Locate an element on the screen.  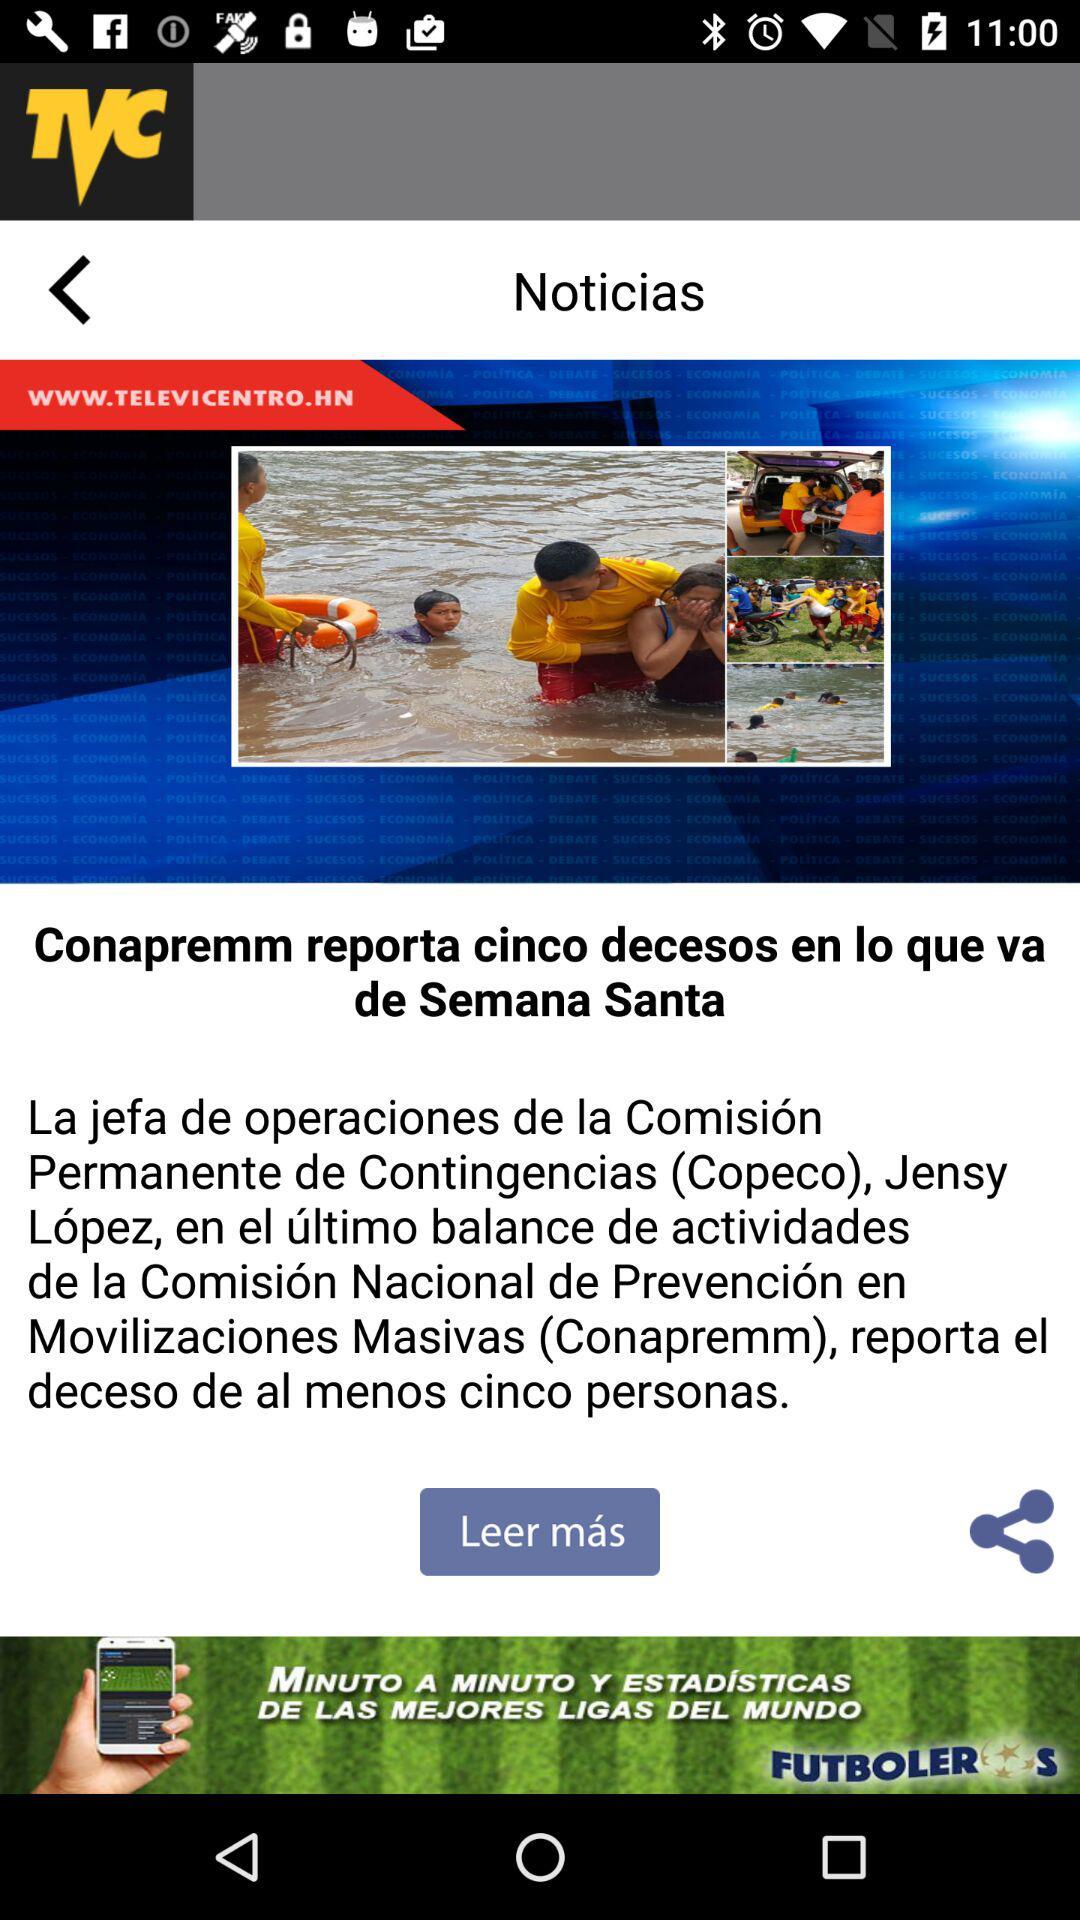
the arrow_backward icon is located at coordinates (68, 288).